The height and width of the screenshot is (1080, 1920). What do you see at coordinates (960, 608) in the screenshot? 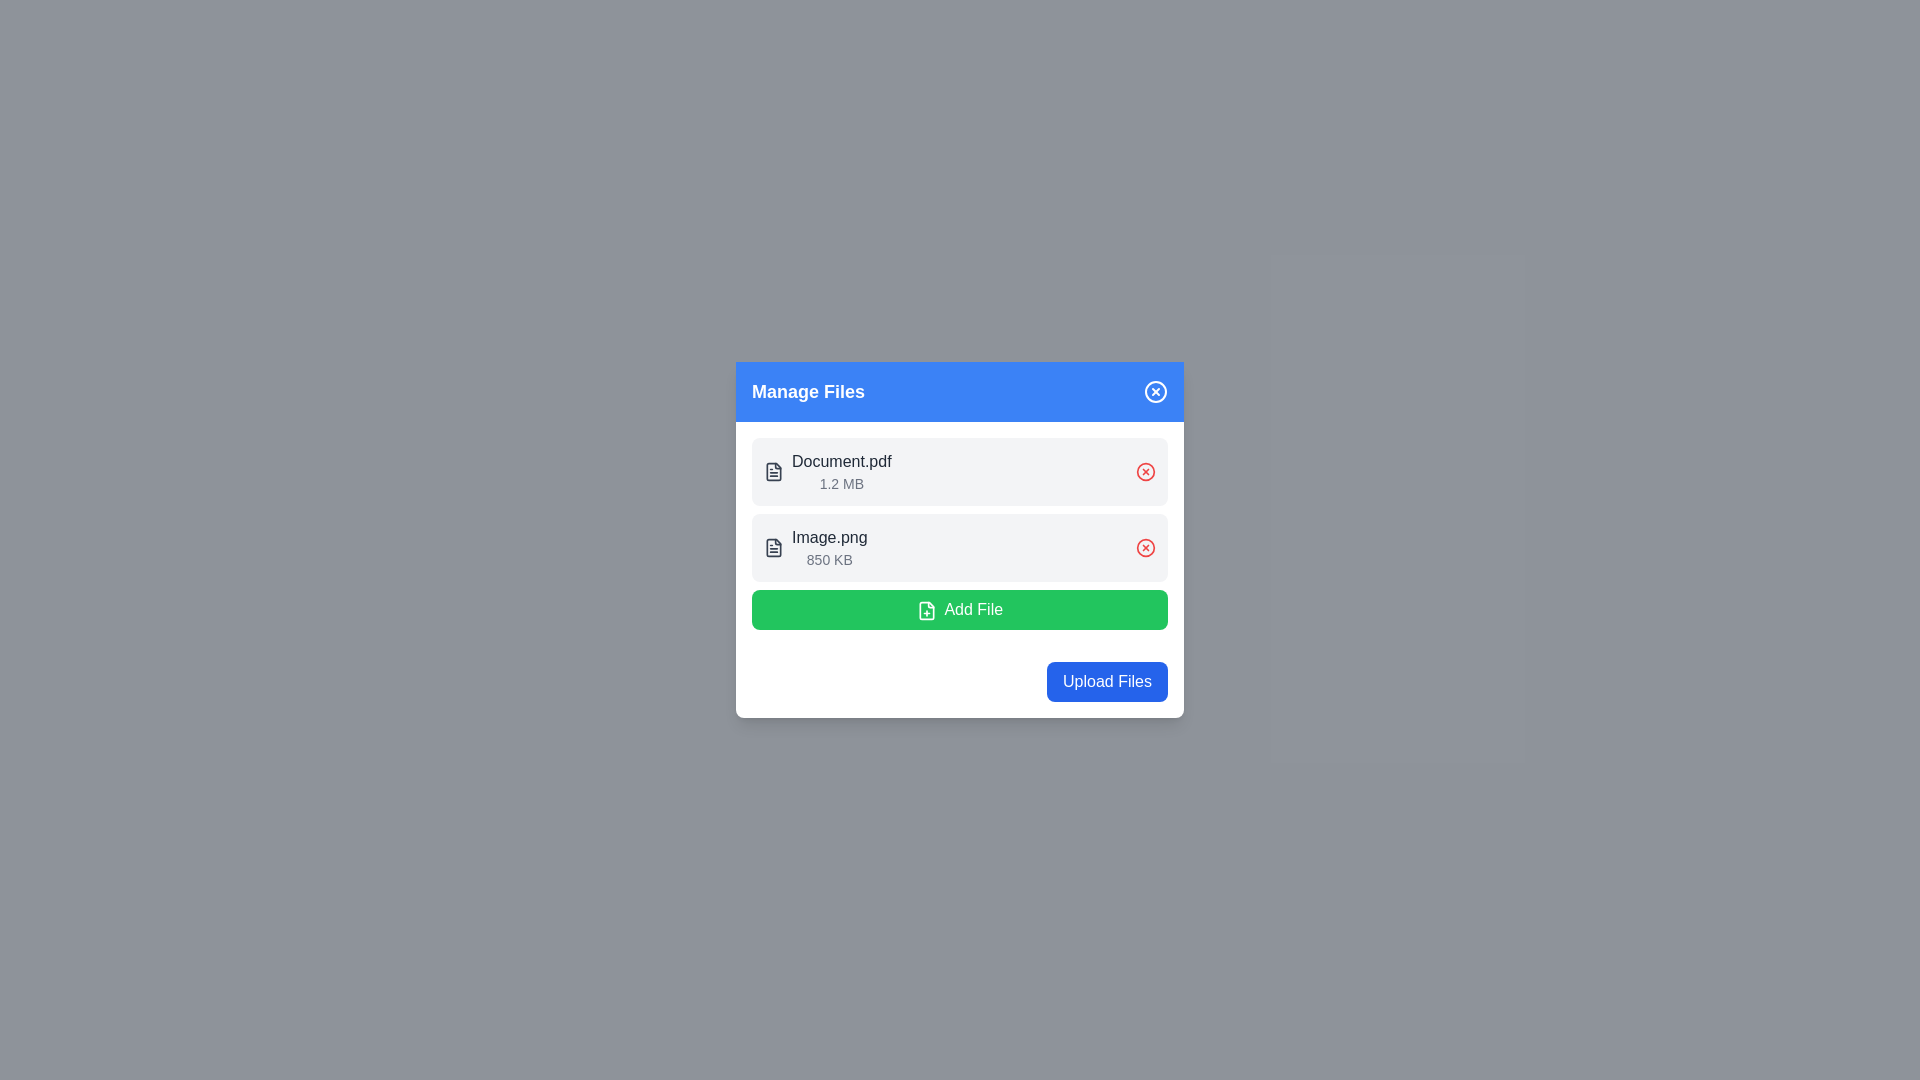
I see `the 'Add New File' button located below the list of files in the 'Manage Files' modal box` at bounding box center [960, 608].